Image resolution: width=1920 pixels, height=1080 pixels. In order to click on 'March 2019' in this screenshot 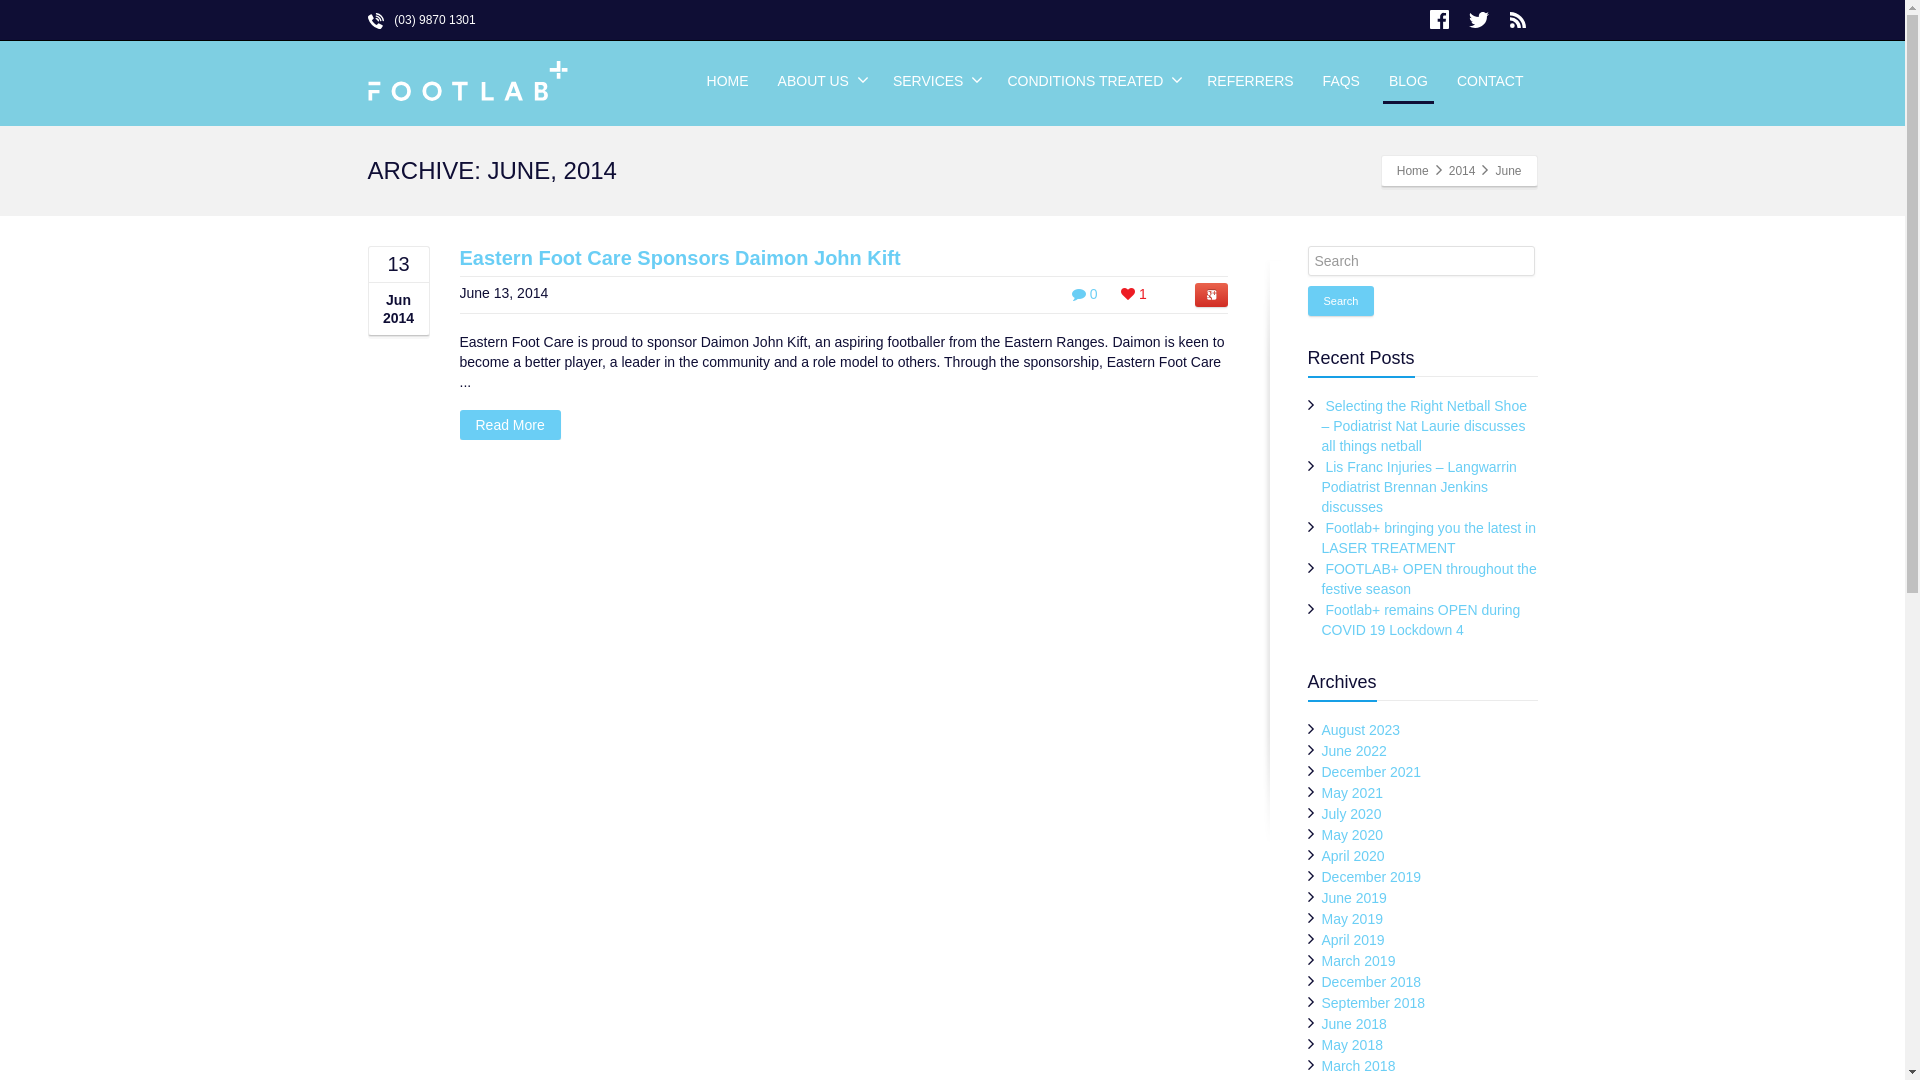, I will do `click(1358, 959)`.